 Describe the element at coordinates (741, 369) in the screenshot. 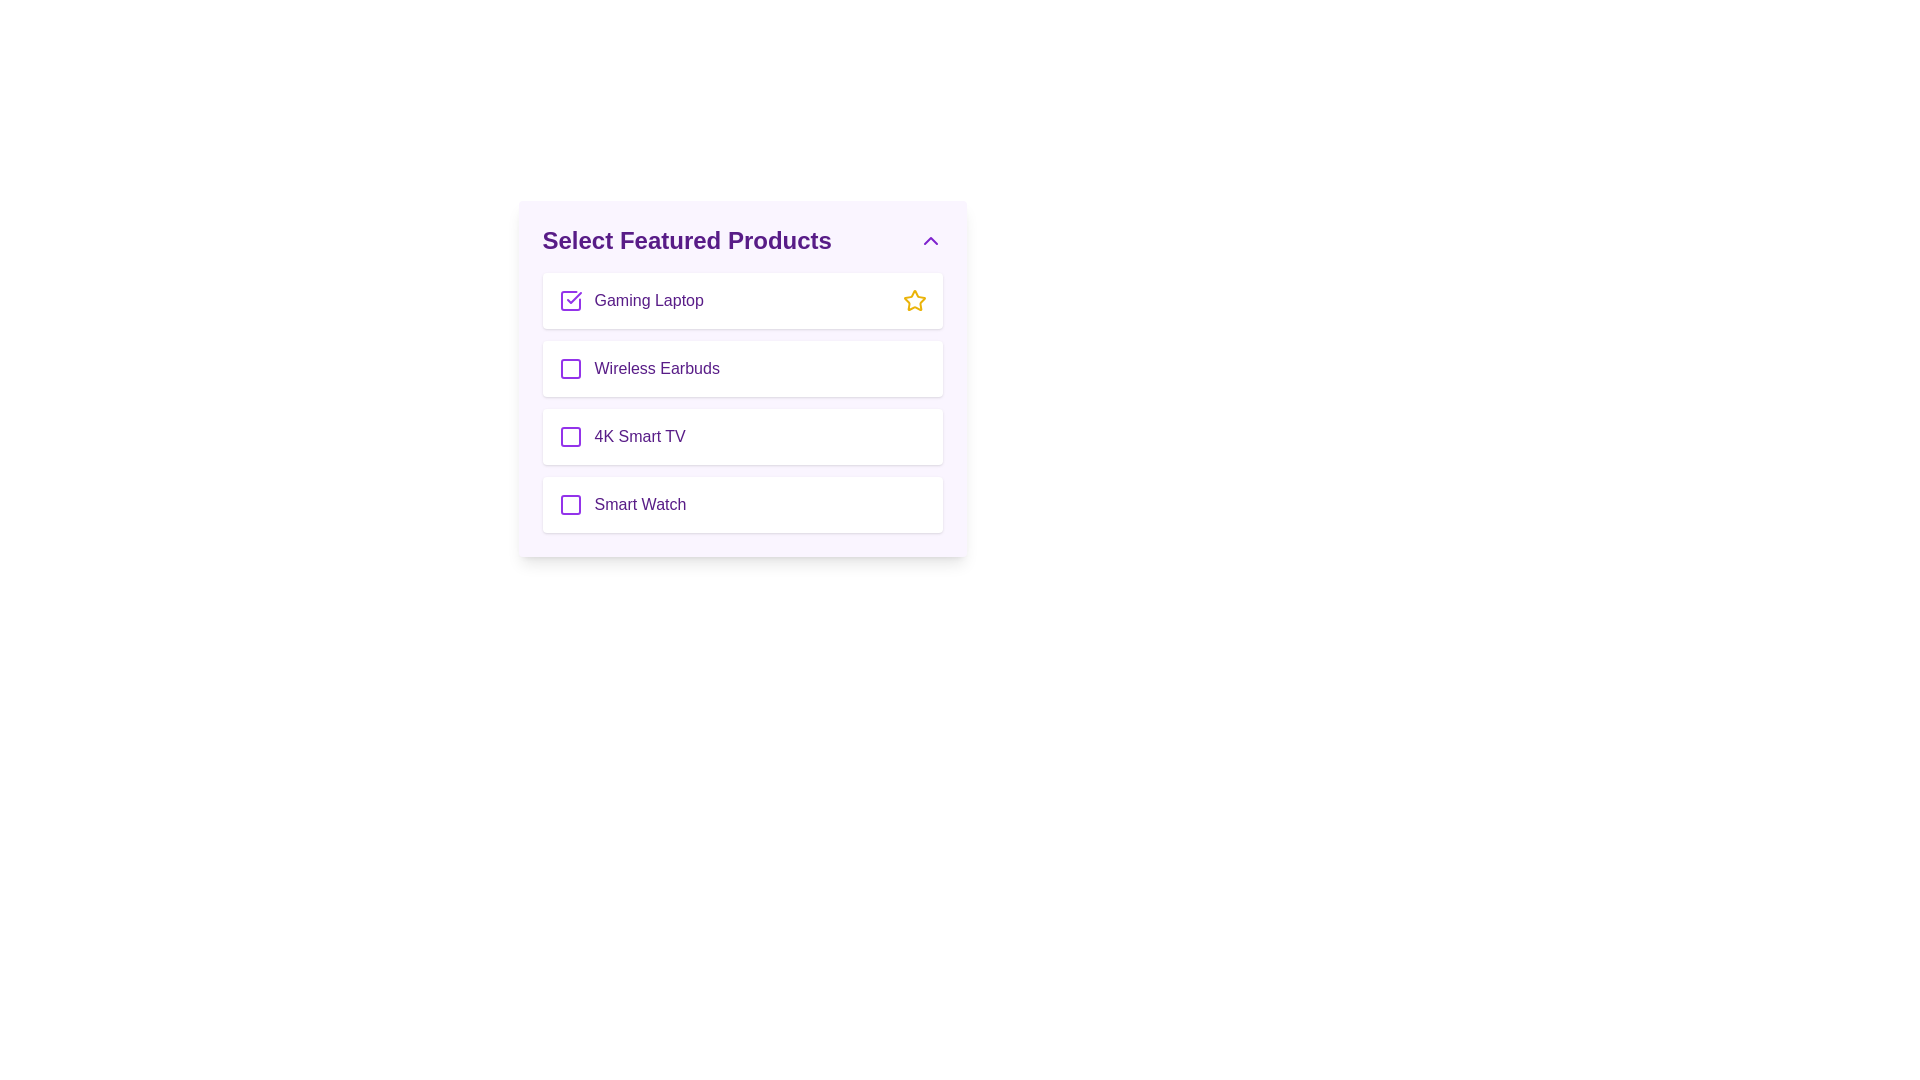

I see `the 'Wireless Earbuds' selectable card, which is the second card in the list under 'Select Featured Products'` at that location.